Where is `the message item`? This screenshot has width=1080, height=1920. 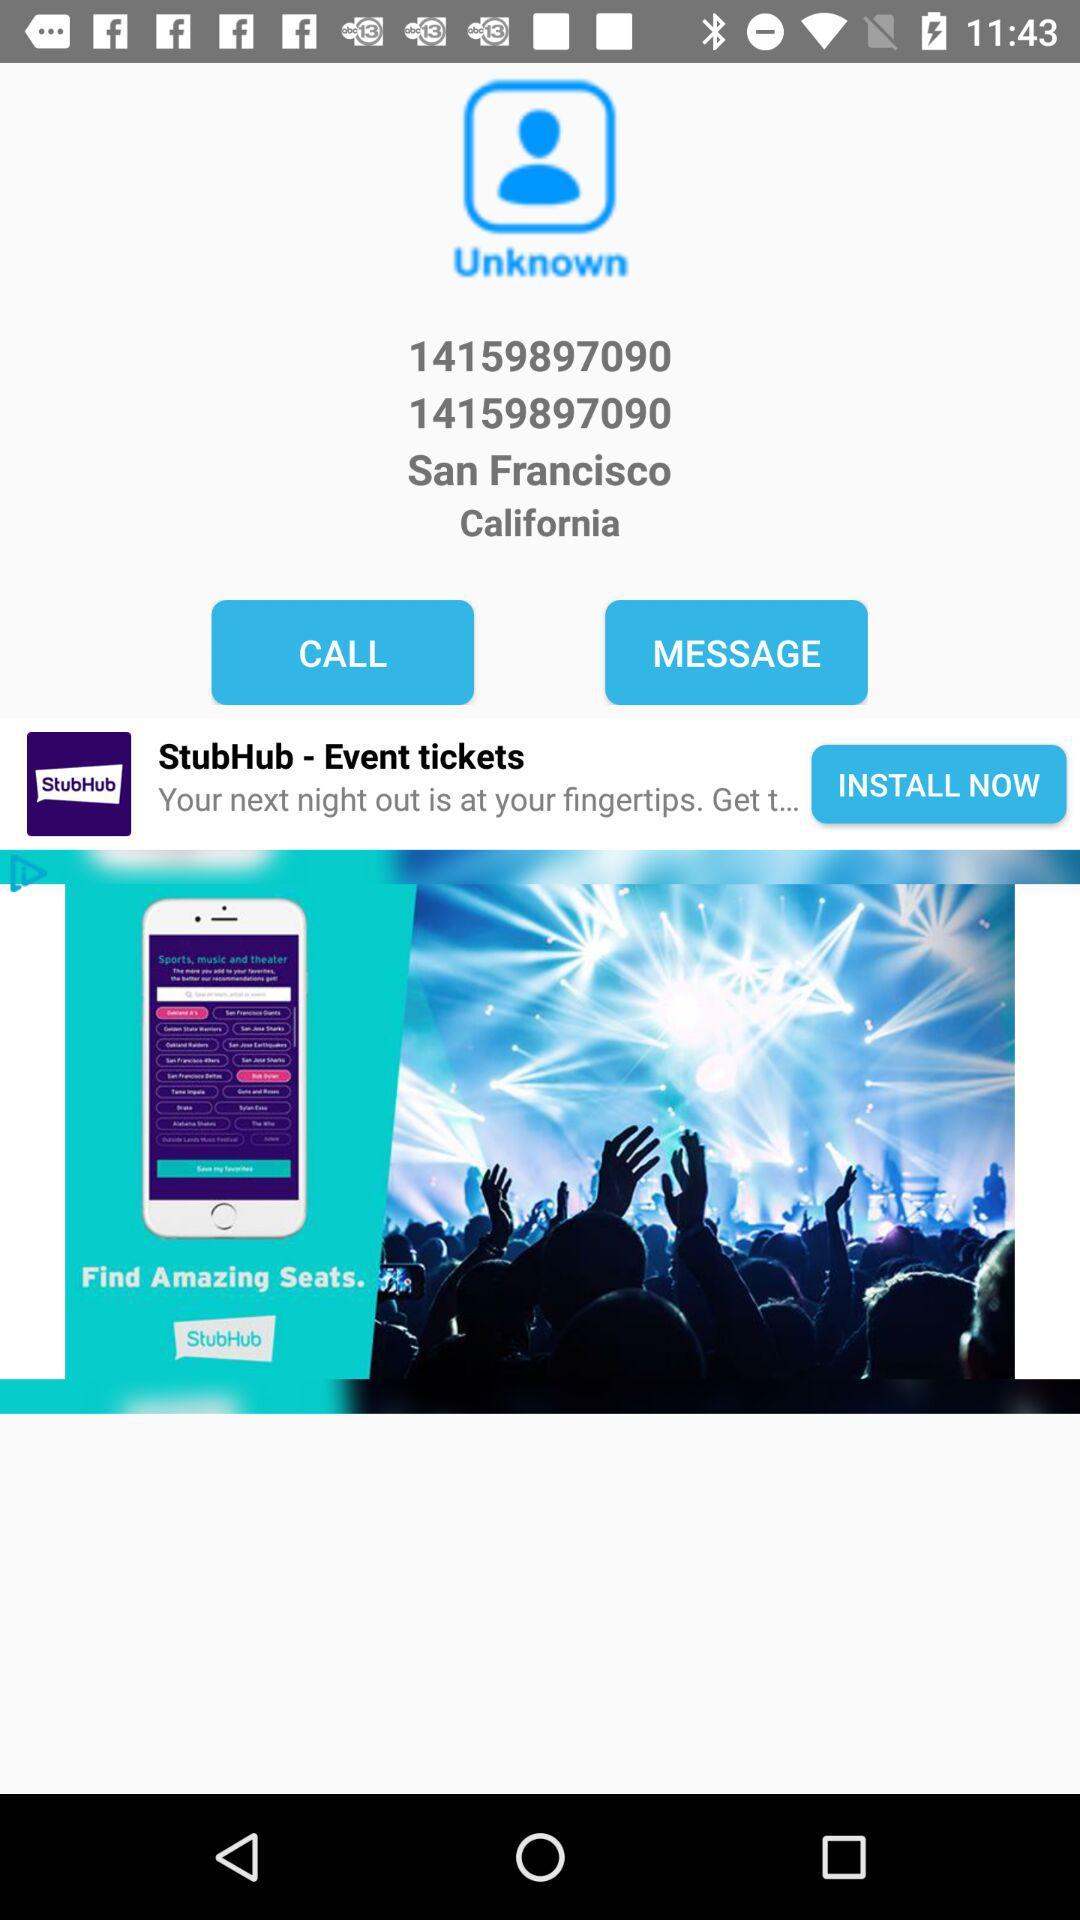
the message item is located at coordinates (736, 652).